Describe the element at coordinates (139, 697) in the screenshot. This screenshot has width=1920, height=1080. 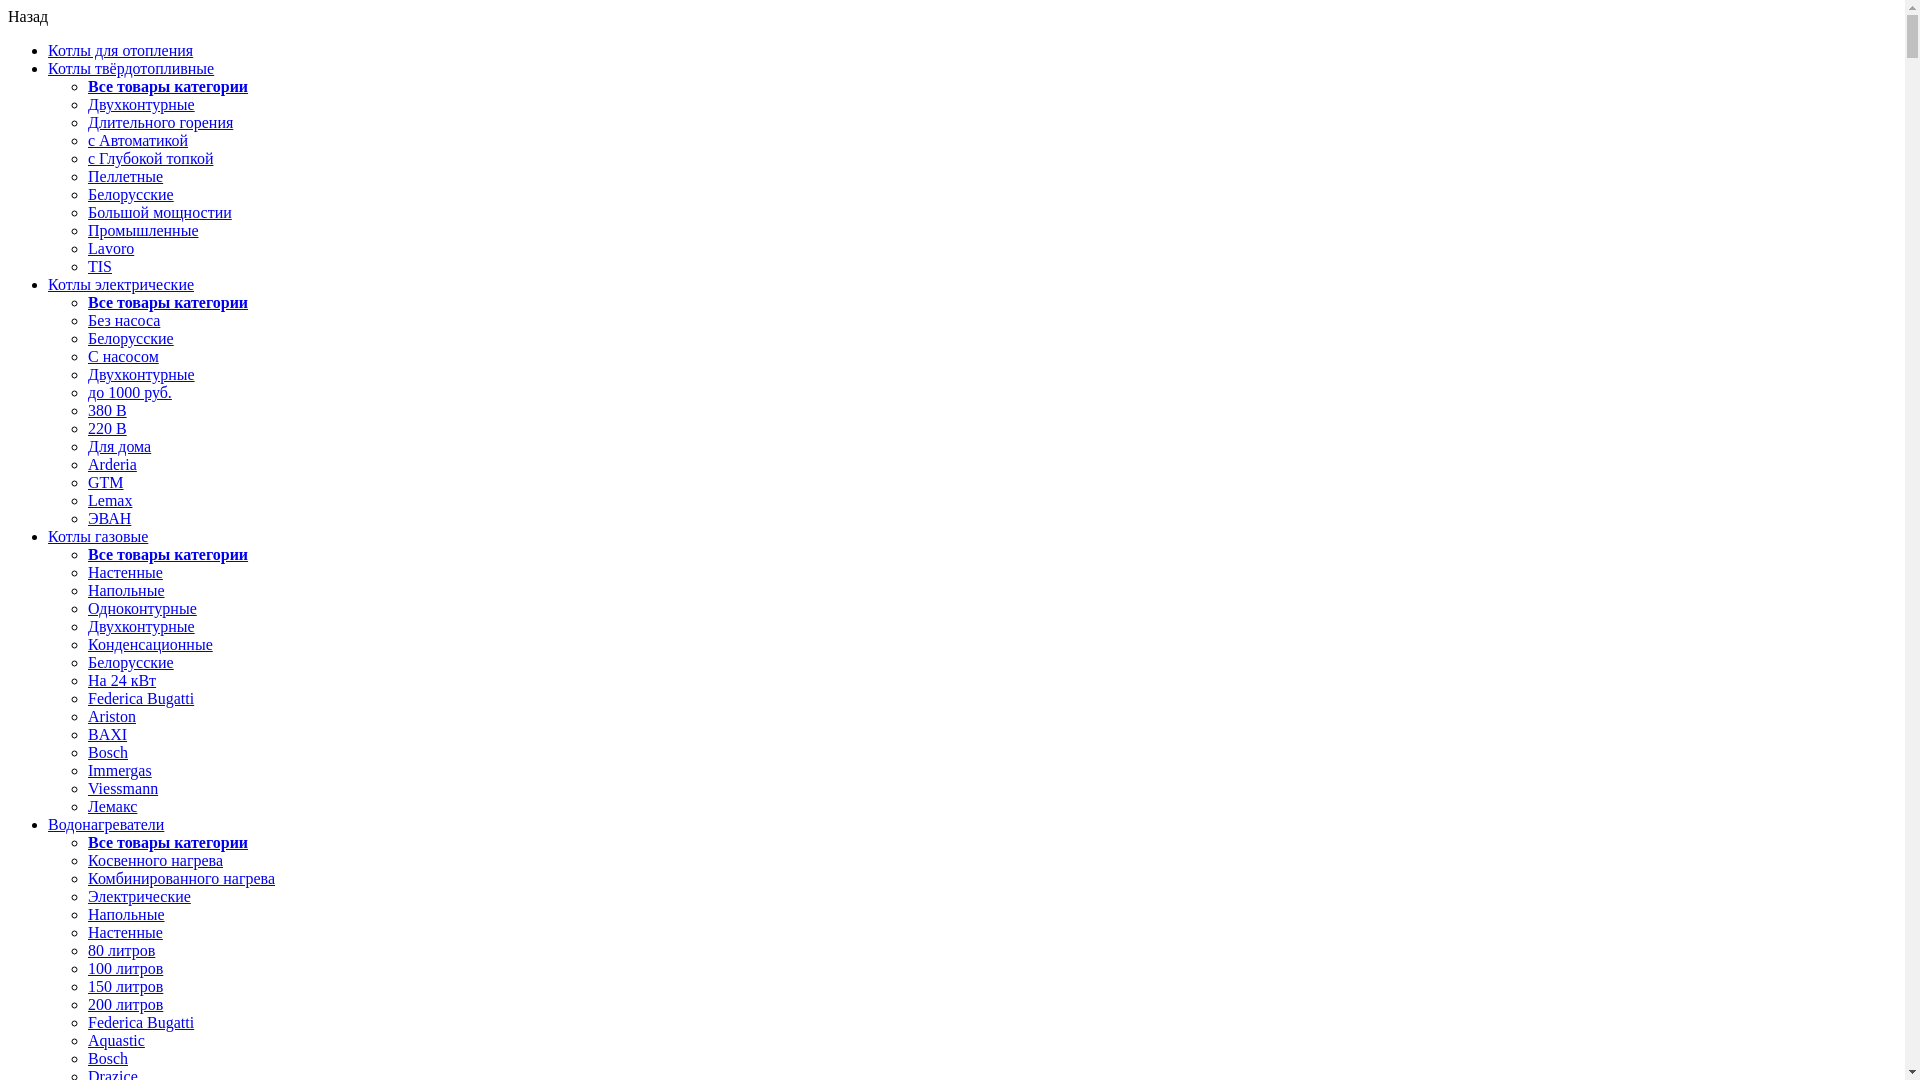
I see `'Federica Bugatti'` at that location.